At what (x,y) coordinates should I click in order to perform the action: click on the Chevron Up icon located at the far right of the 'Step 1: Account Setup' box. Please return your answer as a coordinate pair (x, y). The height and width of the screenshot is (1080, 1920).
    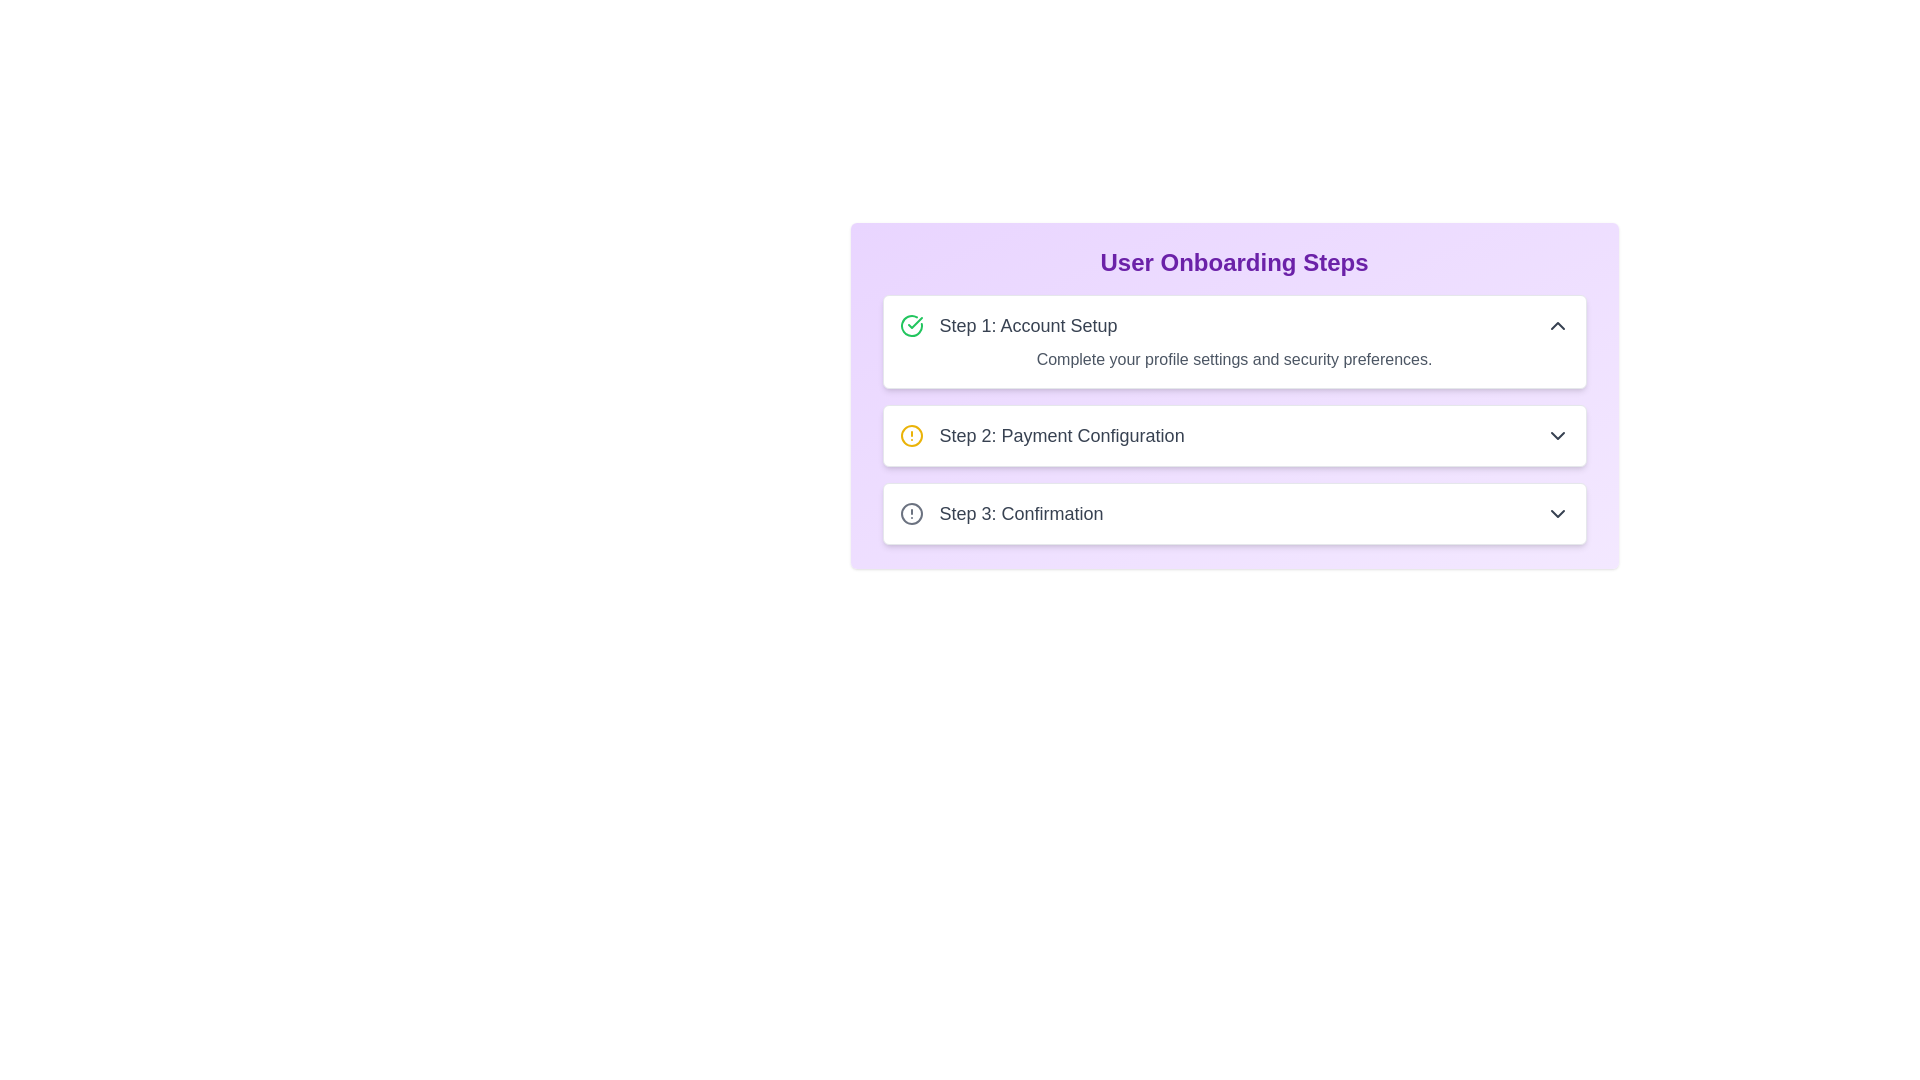
    Looking at the image, I should click on (1556, 325).